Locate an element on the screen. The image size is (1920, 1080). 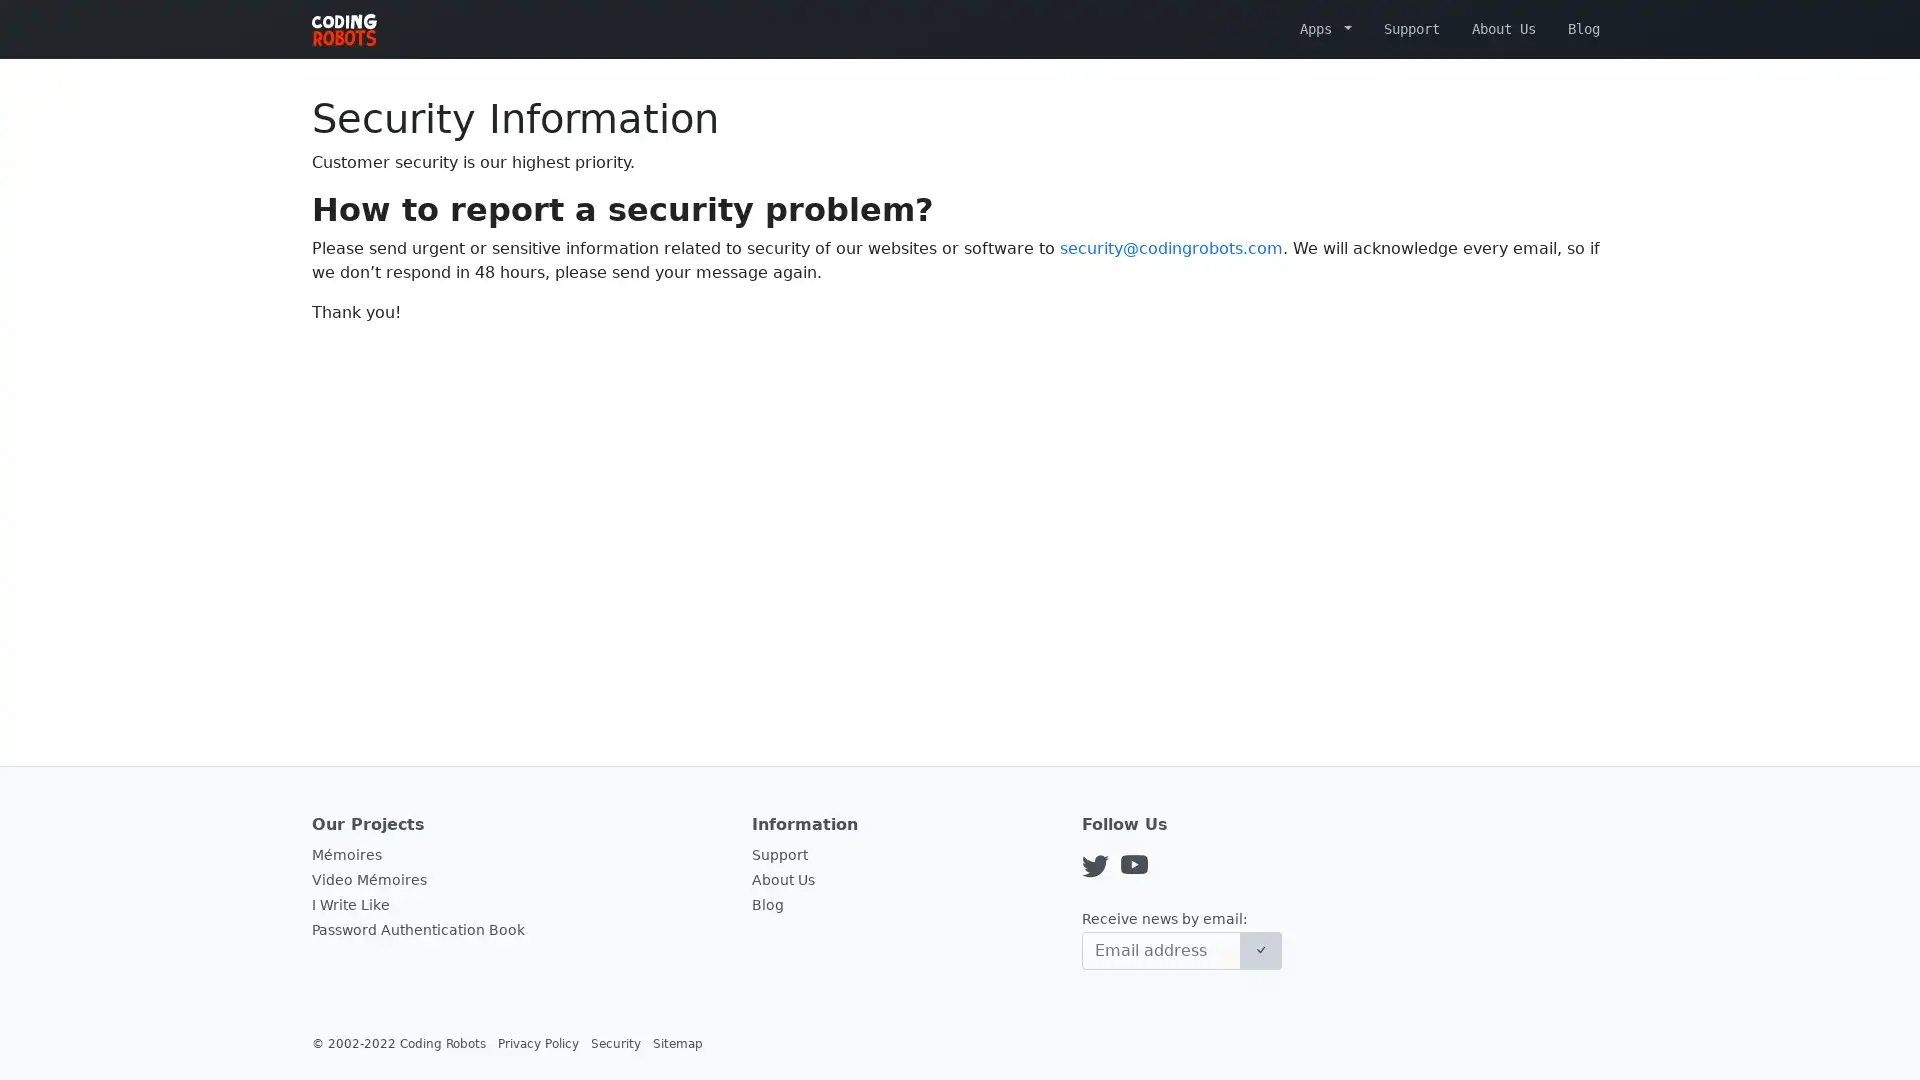
Subscribe is located at coordinates (1260, 950).